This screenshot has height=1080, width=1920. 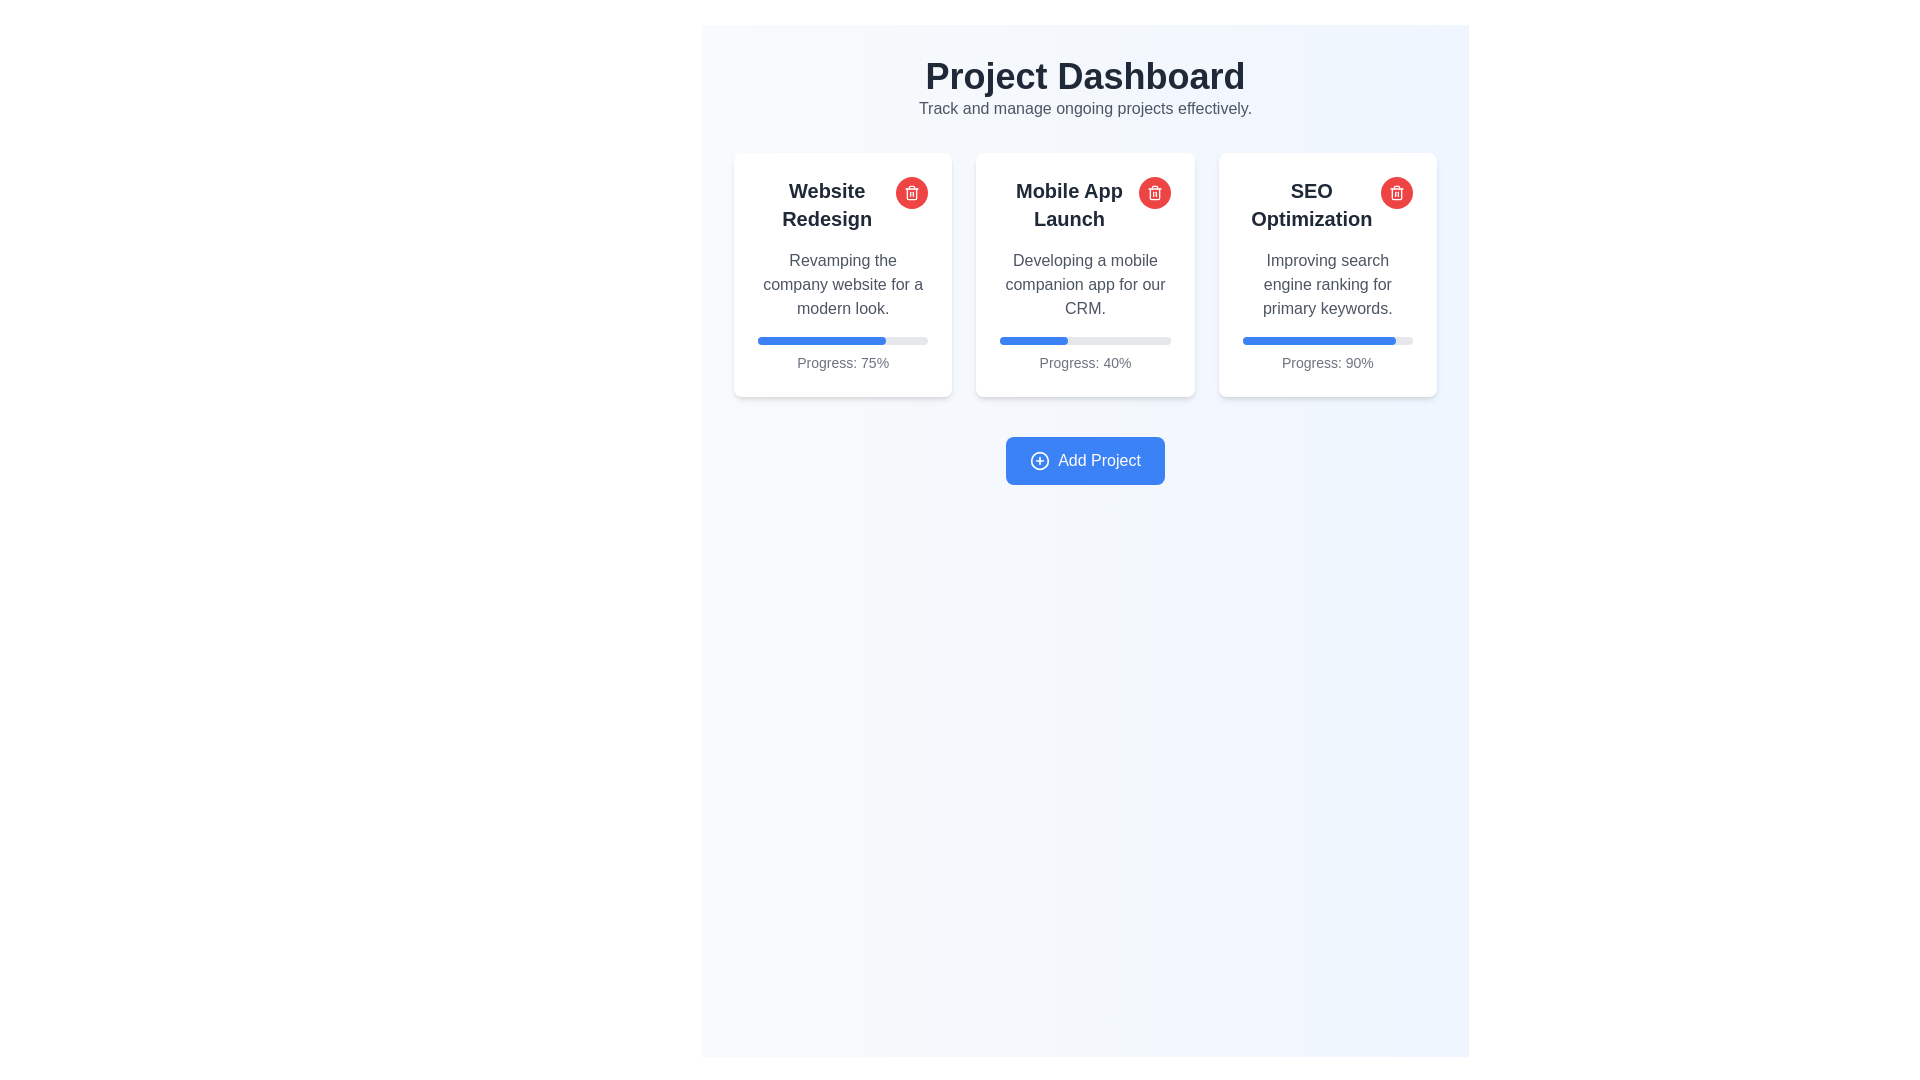 I want to click on the circular button with a red background and a white trash can icon, located in the top-right corner of the 'Mobile App Launch' card to interact with its hover effect, so click(x=1154, y=192).